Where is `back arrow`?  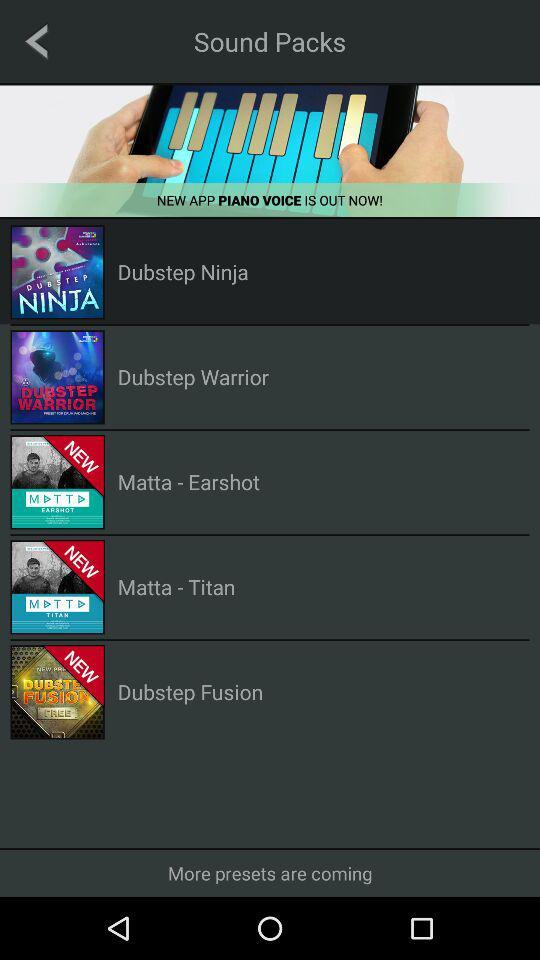
back arrow is located at coordinates (36, 40).